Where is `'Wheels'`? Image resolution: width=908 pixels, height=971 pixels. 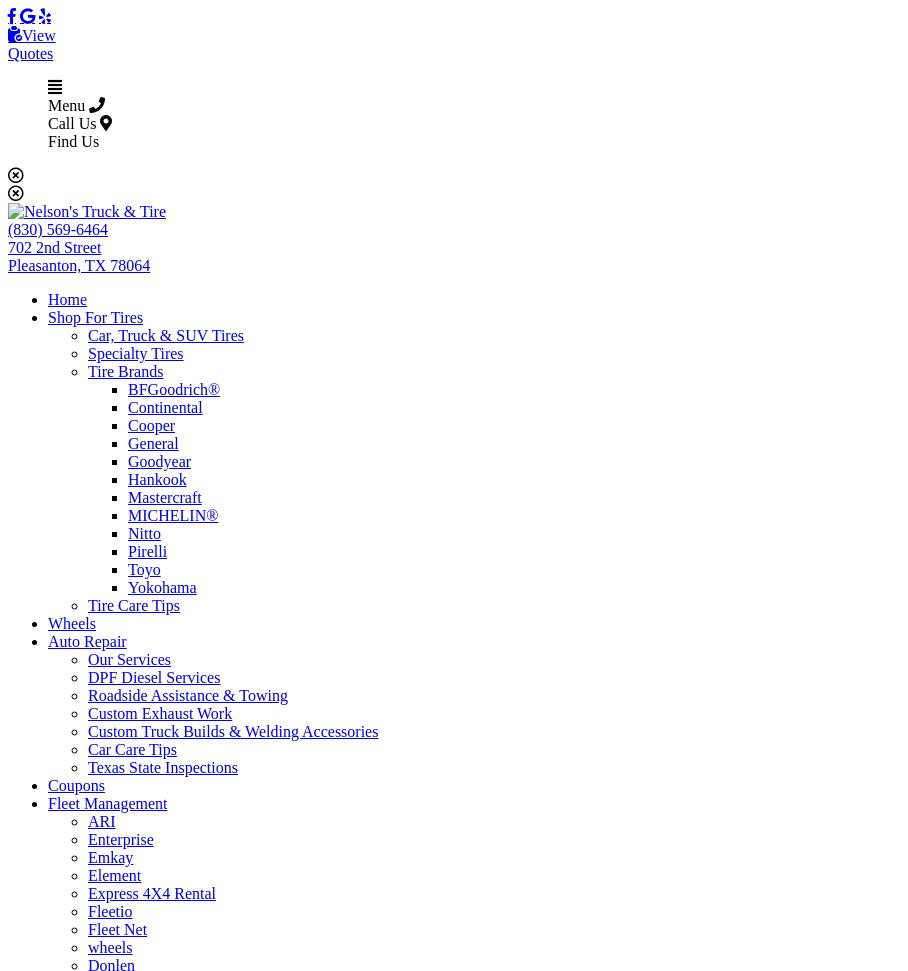
'Wheels' is located at coordinates (71, 622).